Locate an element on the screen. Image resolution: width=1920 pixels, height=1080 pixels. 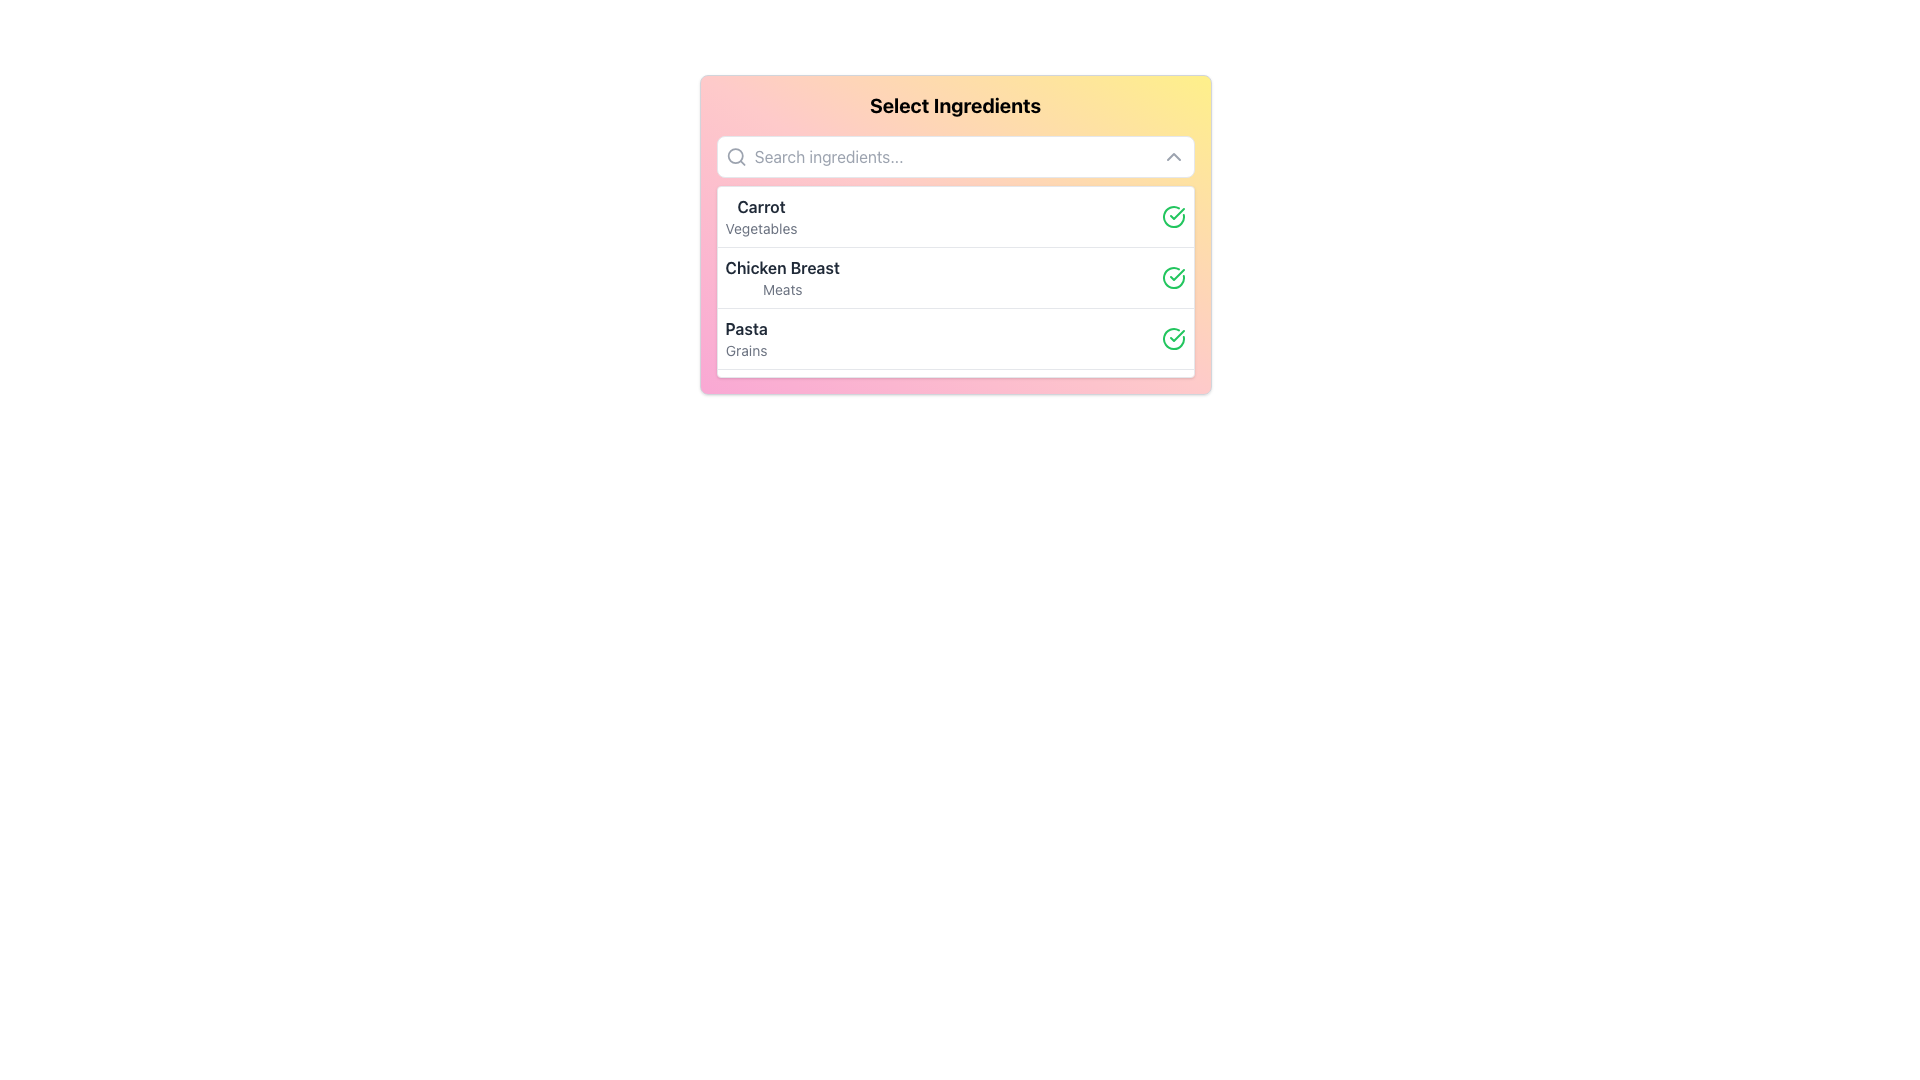
the small, upward-pointing chevron icon in gray color located at the far right end of the search bar is located at coordinates (1173, 156).